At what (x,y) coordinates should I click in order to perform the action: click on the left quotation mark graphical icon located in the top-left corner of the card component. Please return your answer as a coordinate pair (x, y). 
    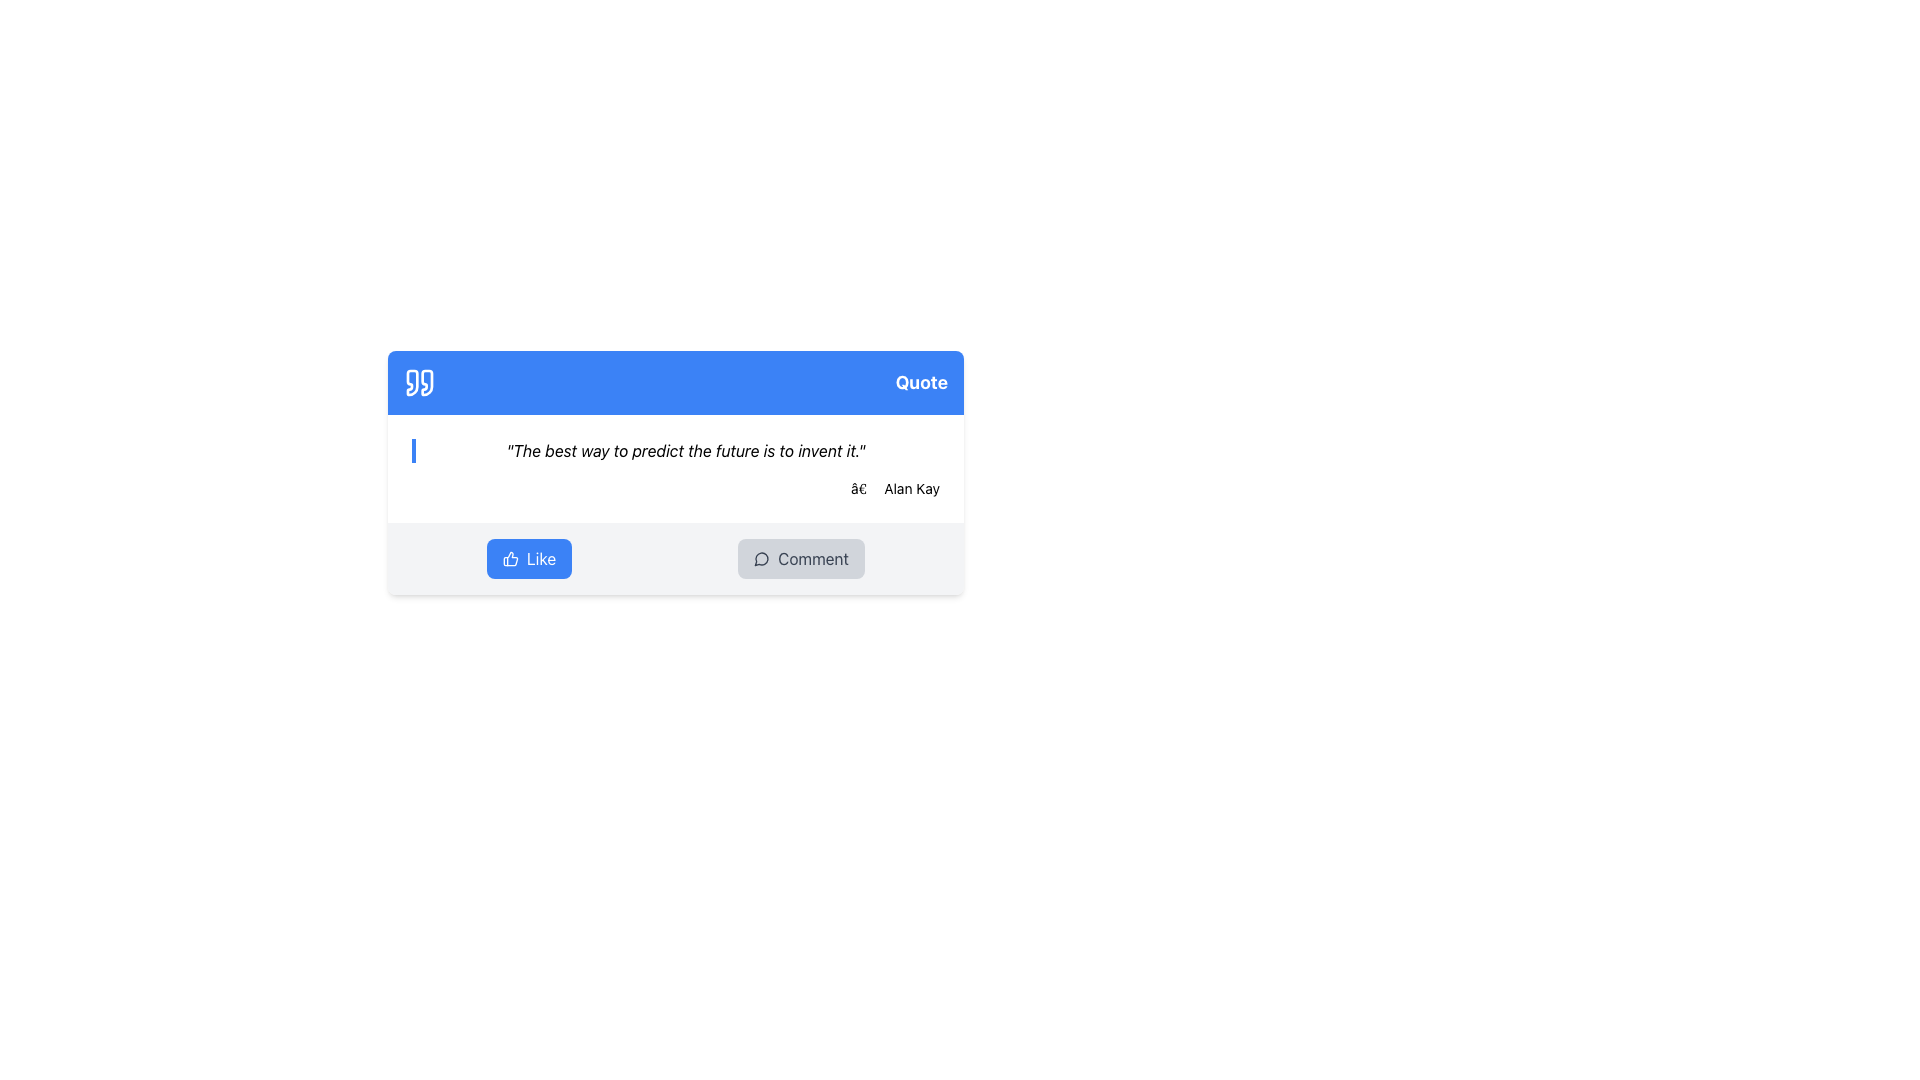
    Looking at the image, I should click on (411, 382).